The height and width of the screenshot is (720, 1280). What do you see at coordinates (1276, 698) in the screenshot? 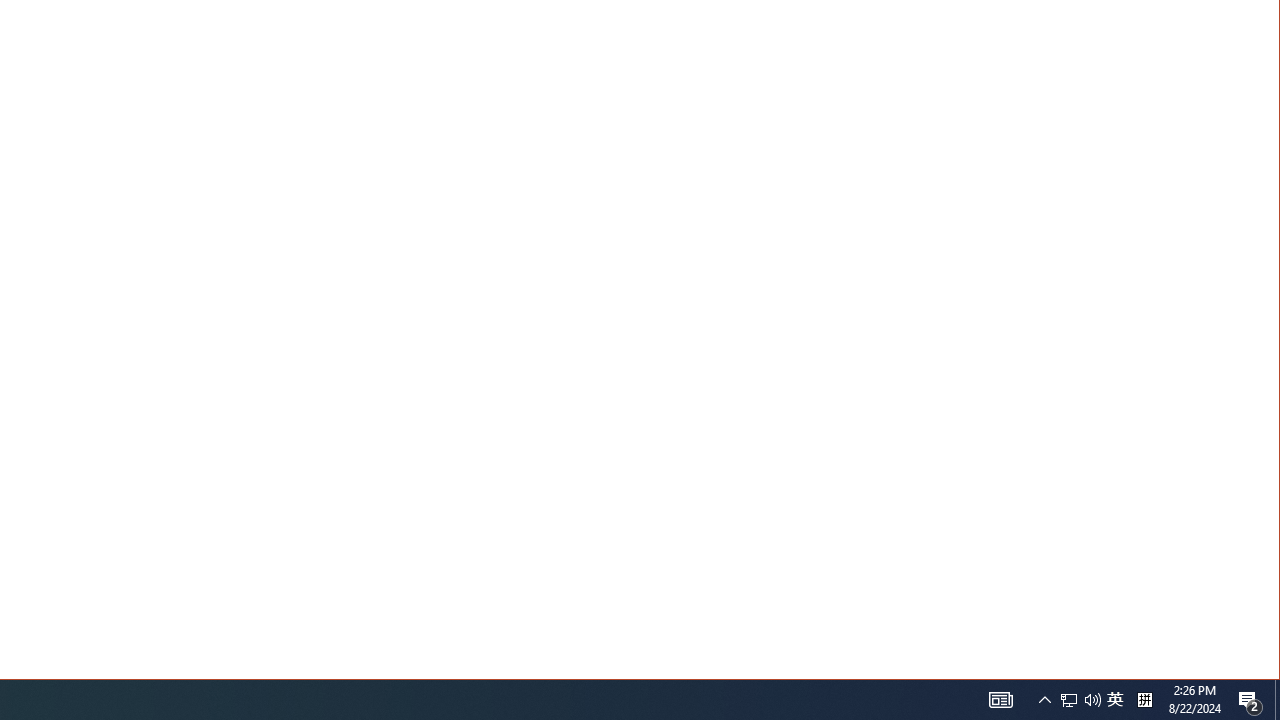
I see `'Show desktop'` at bounding box center [1276, 698].